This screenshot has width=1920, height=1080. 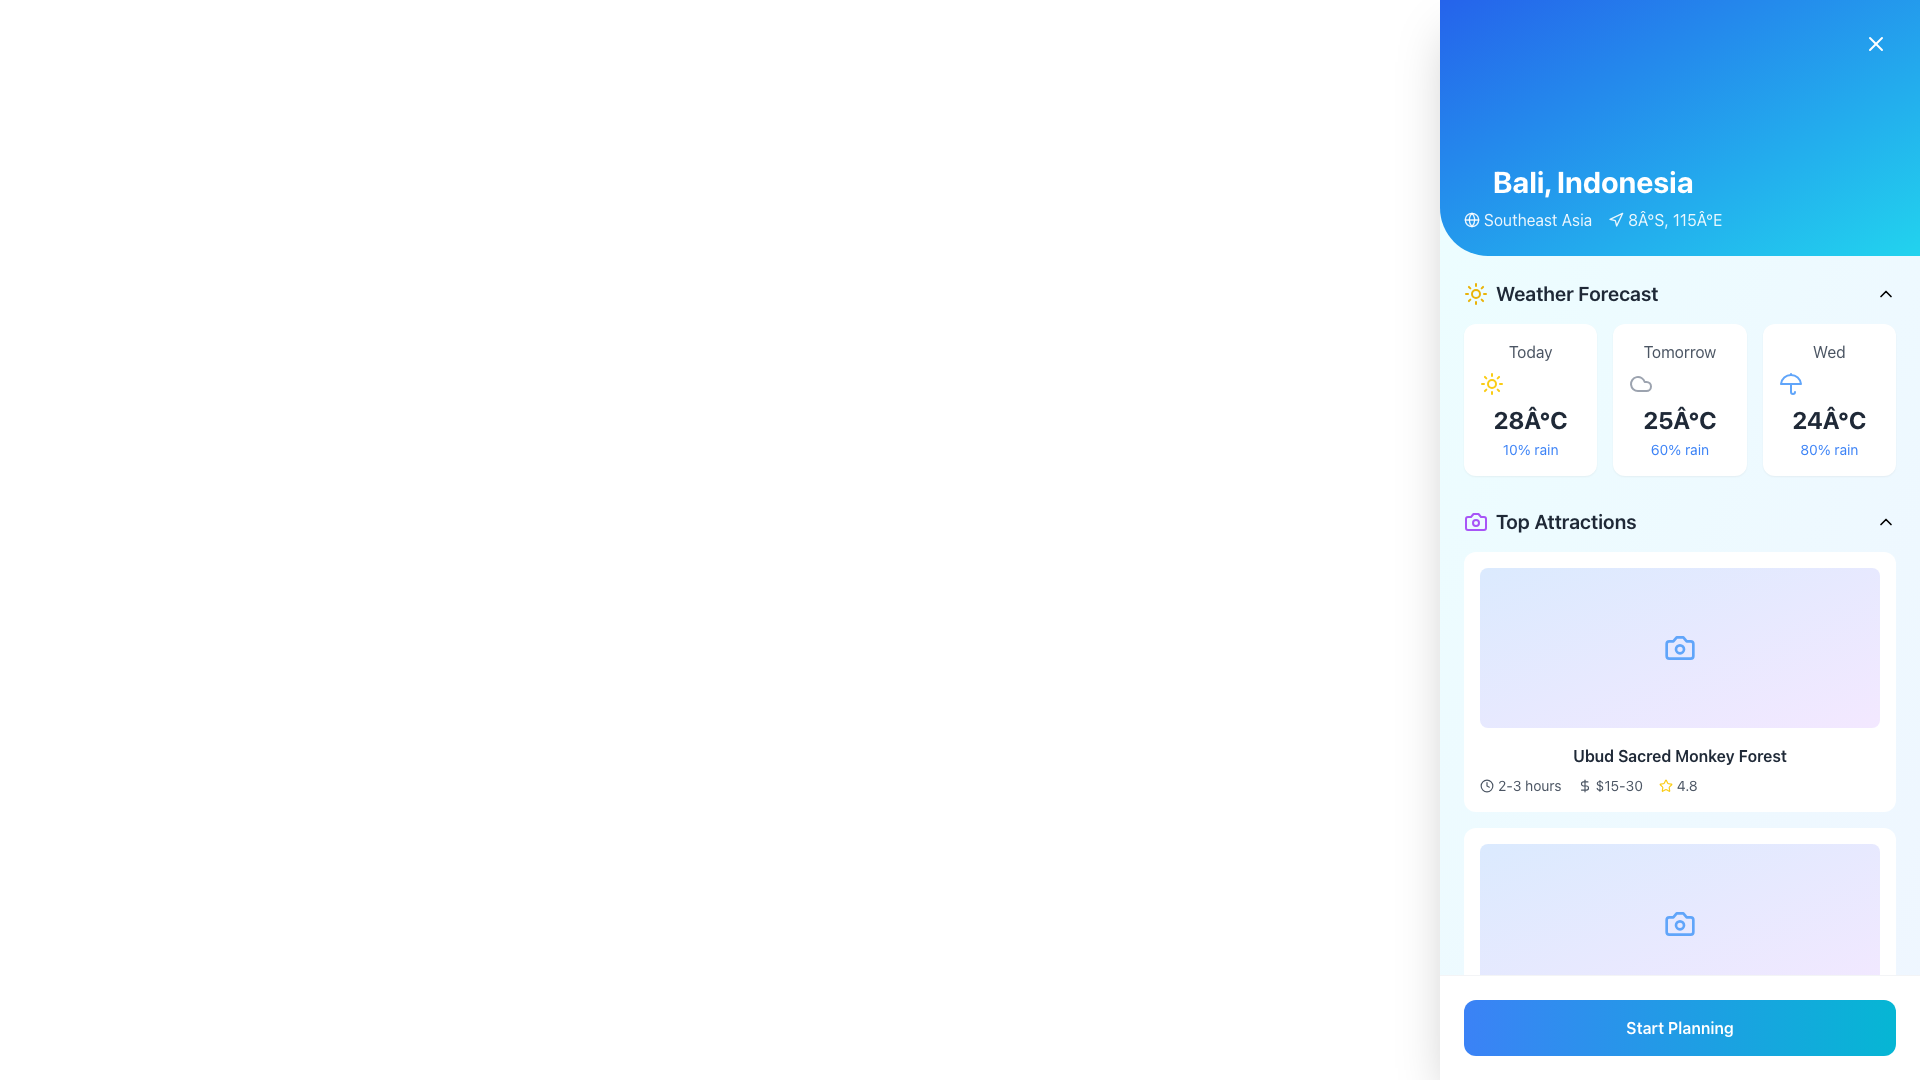 I want to click on the body of the camera icon located in the bottom half of the display within the second card of the 'Top Attractions' list, so click(x=1680, y=924).